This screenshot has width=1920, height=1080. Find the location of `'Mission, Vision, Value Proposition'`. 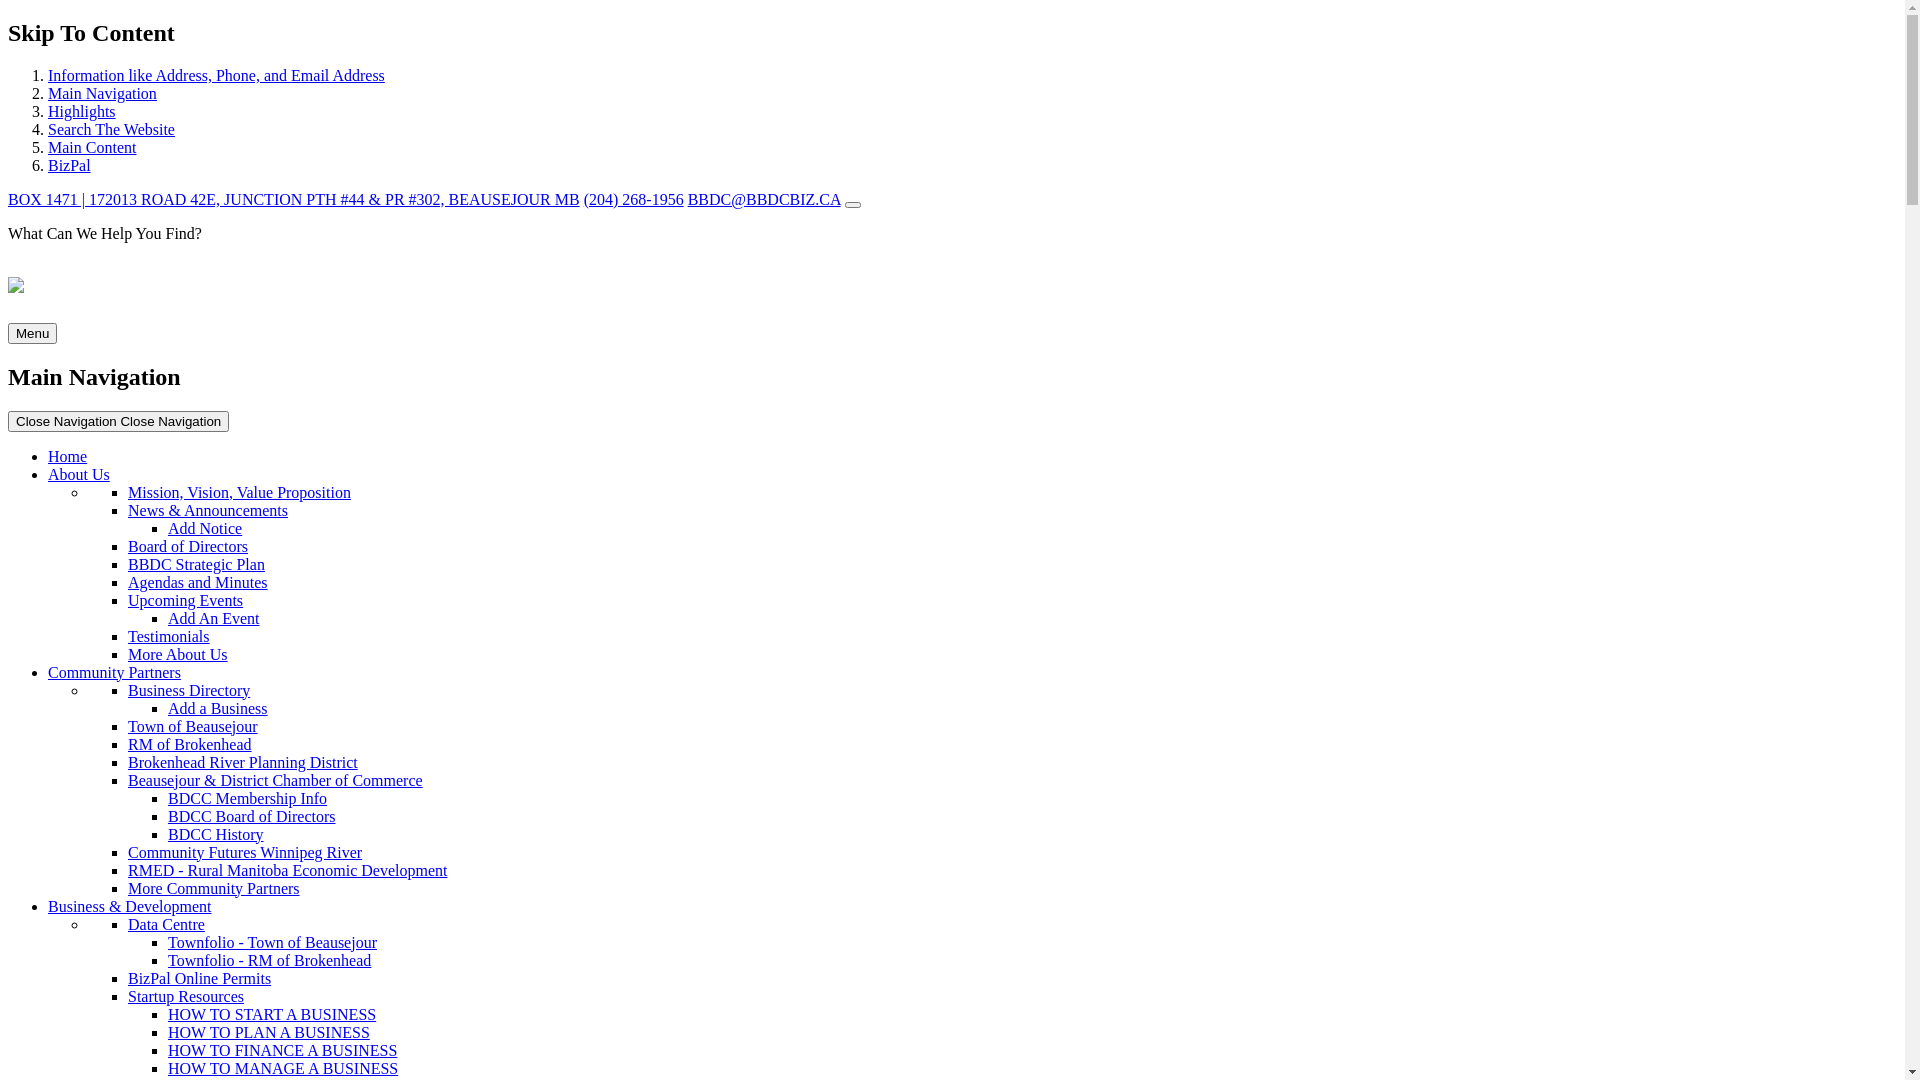

'Mission, Vision, Value Proposition' is located at coordinates (239, 492).